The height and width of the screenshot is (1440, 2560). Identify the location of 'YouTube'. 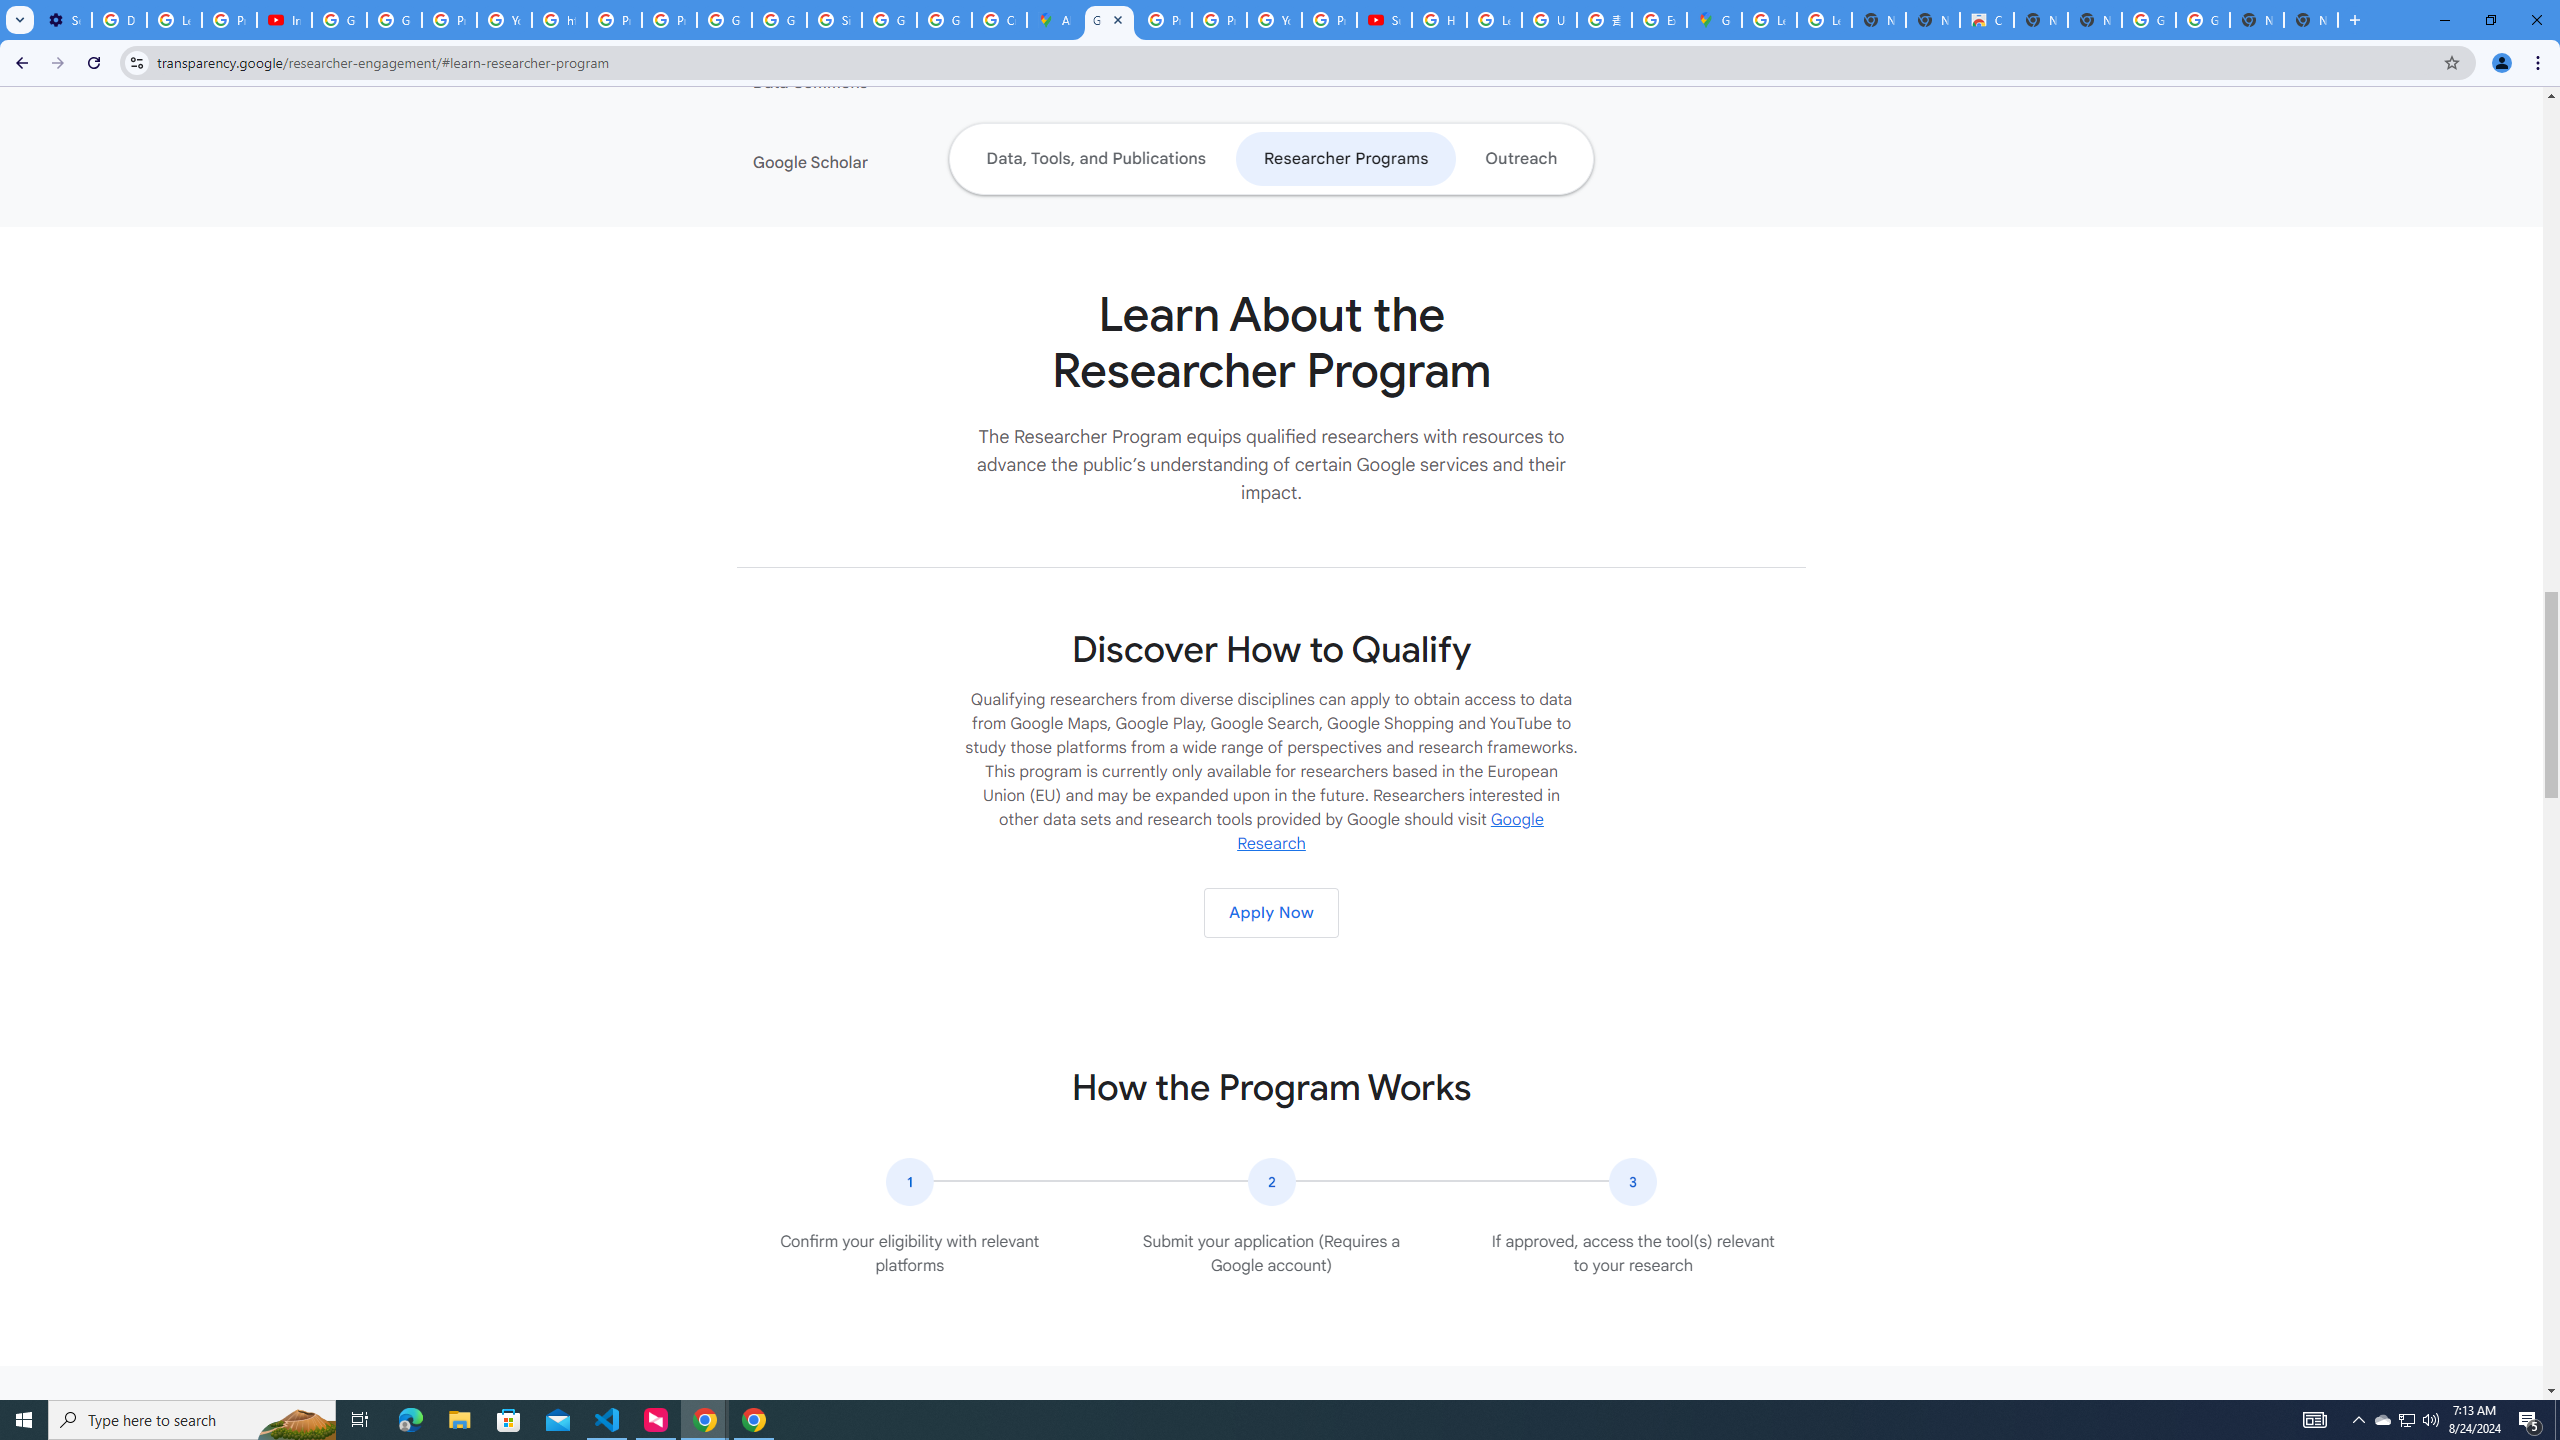
(1273, 19).